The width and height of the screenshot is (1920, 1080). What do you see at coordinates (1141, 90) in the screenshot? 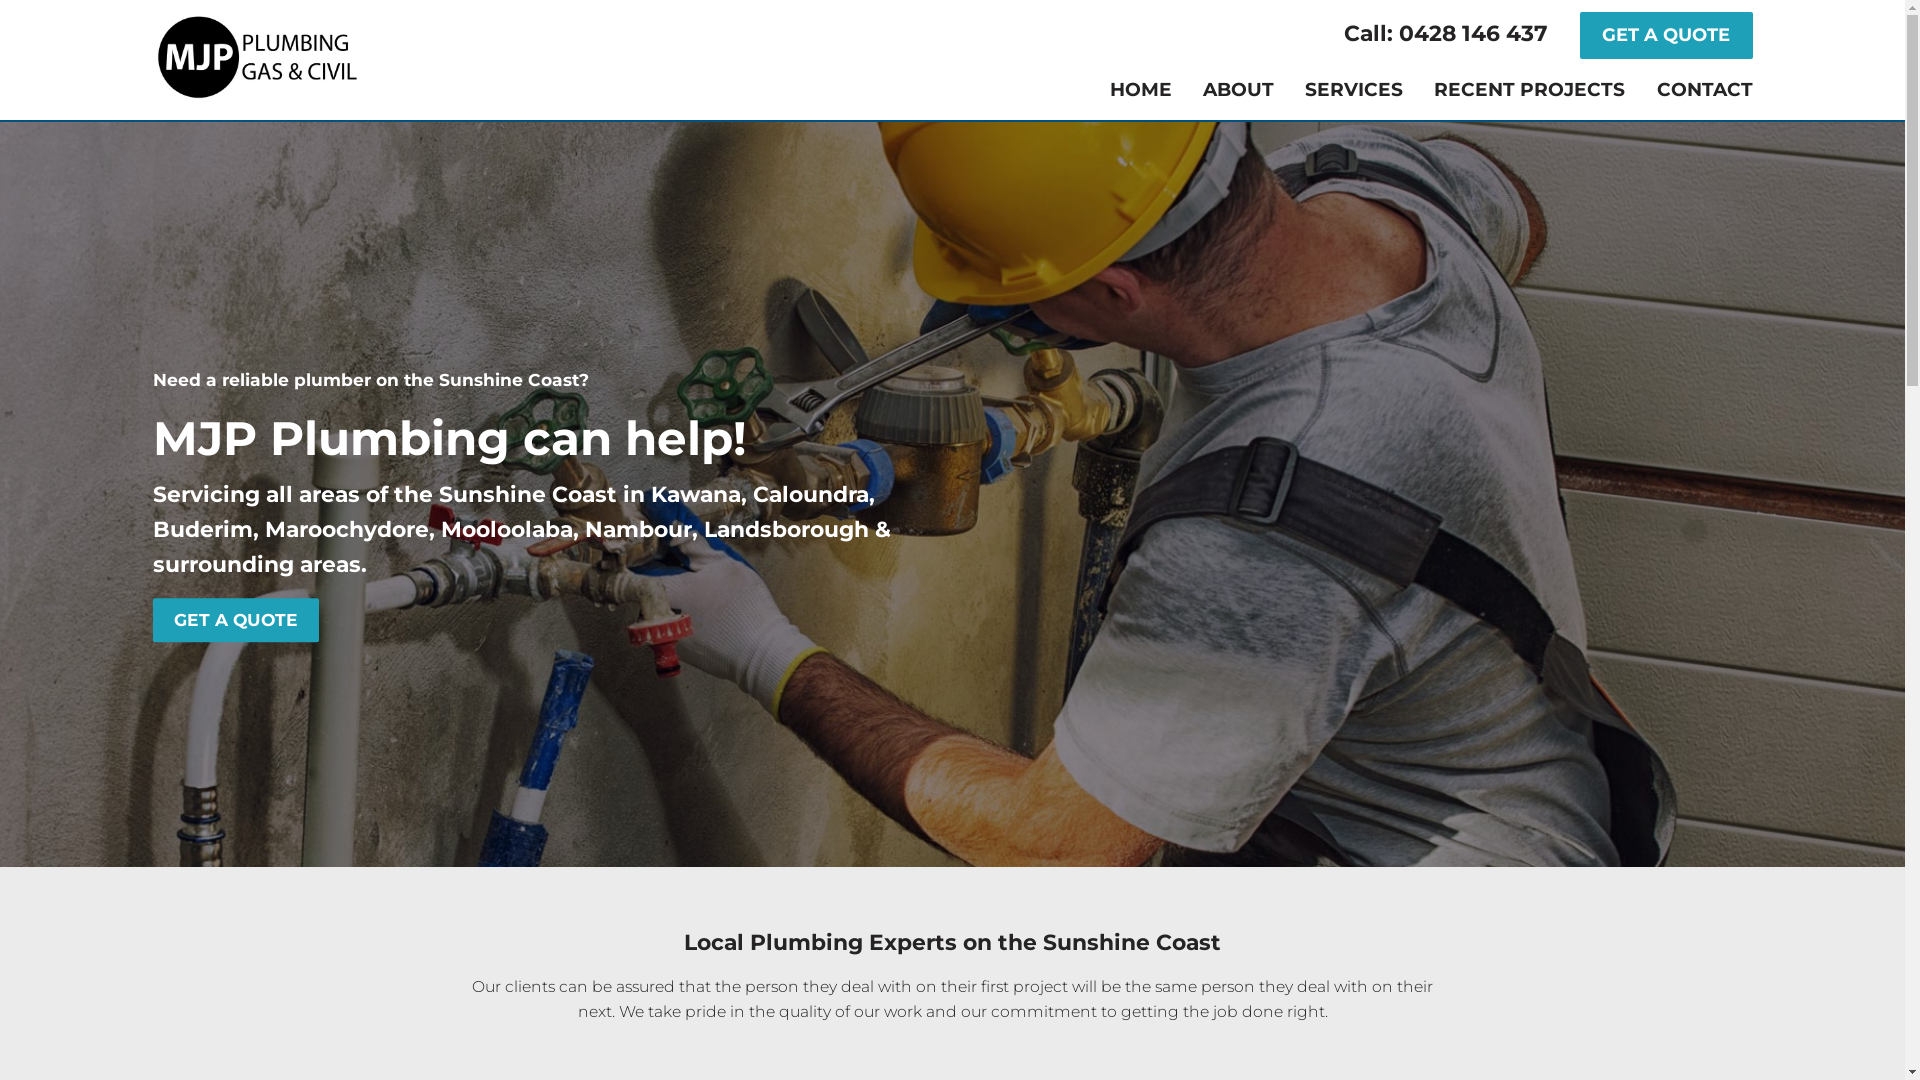
I see `'HOME'` at bounding box center [1141, 90].